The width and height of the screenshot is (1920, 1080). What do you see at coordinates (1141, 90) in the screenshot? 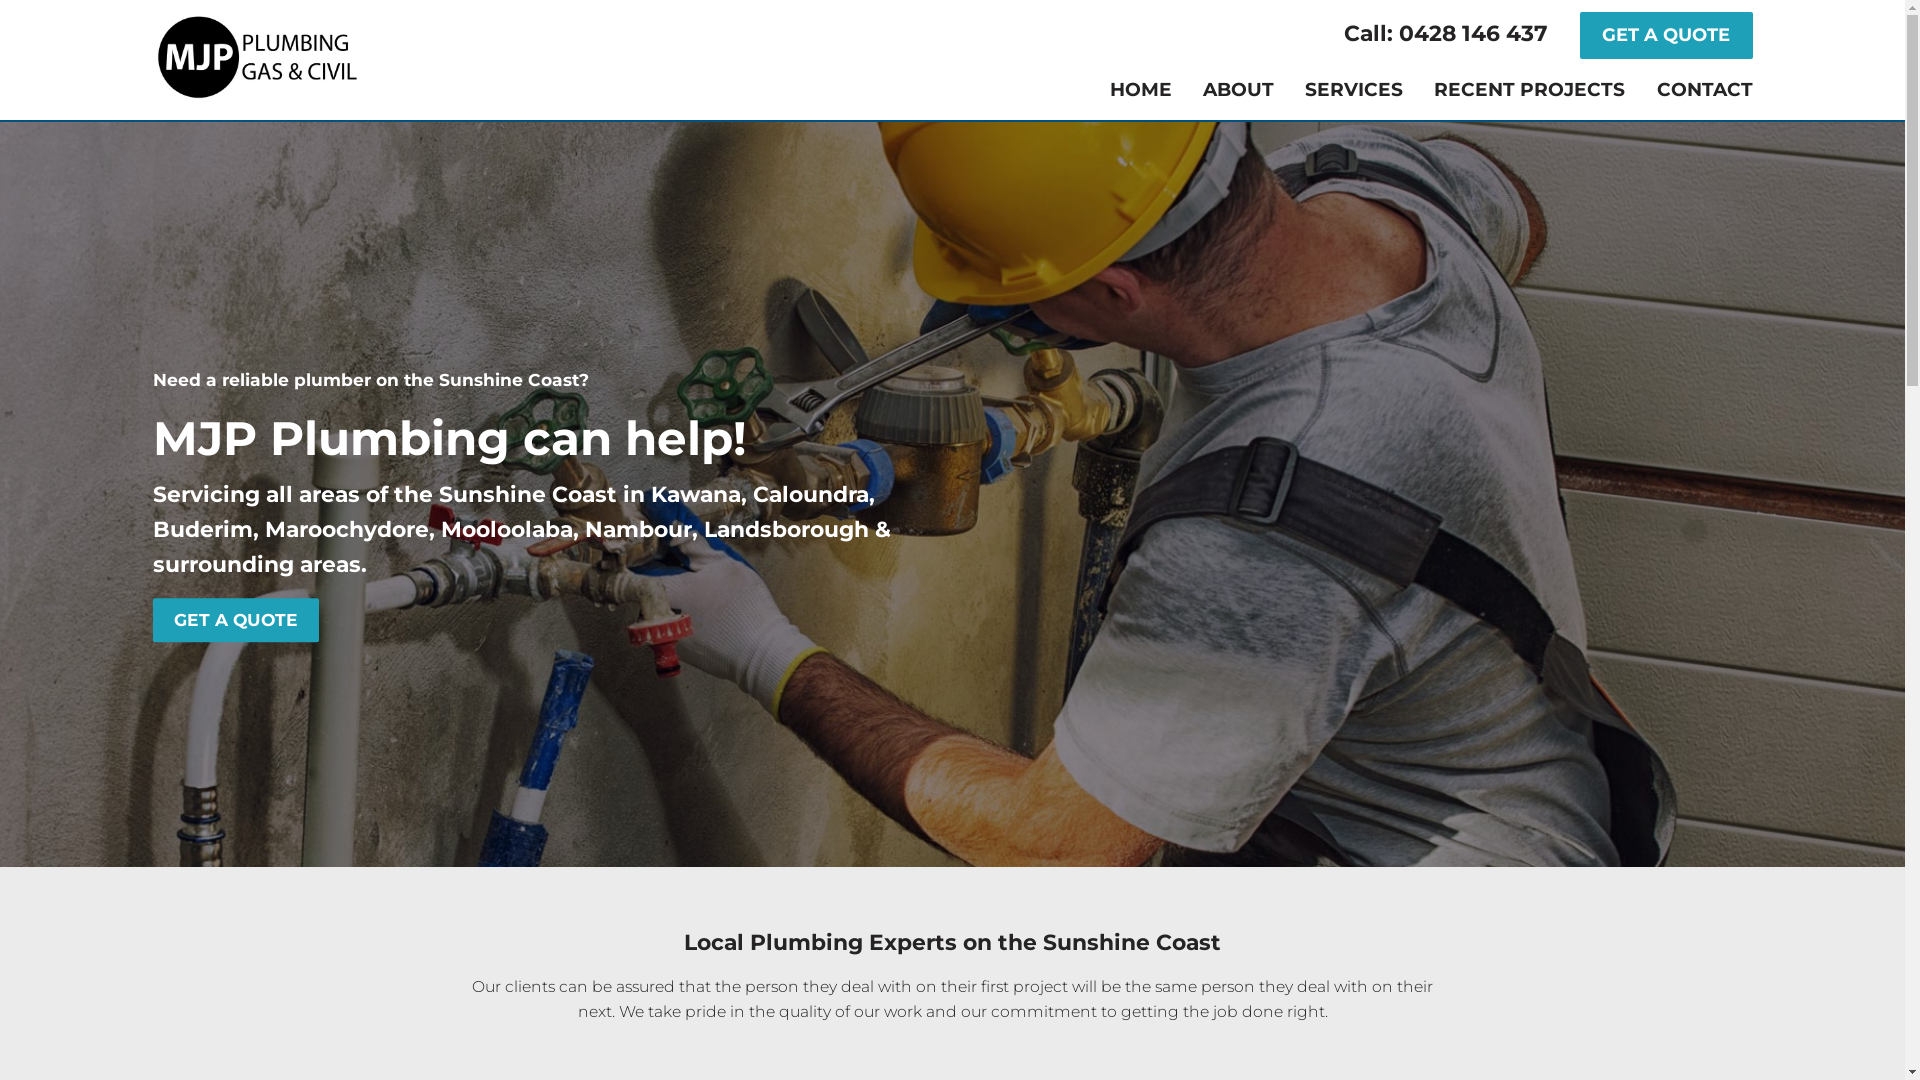
I see `'HOME'` at bounding box center [1141, 90].